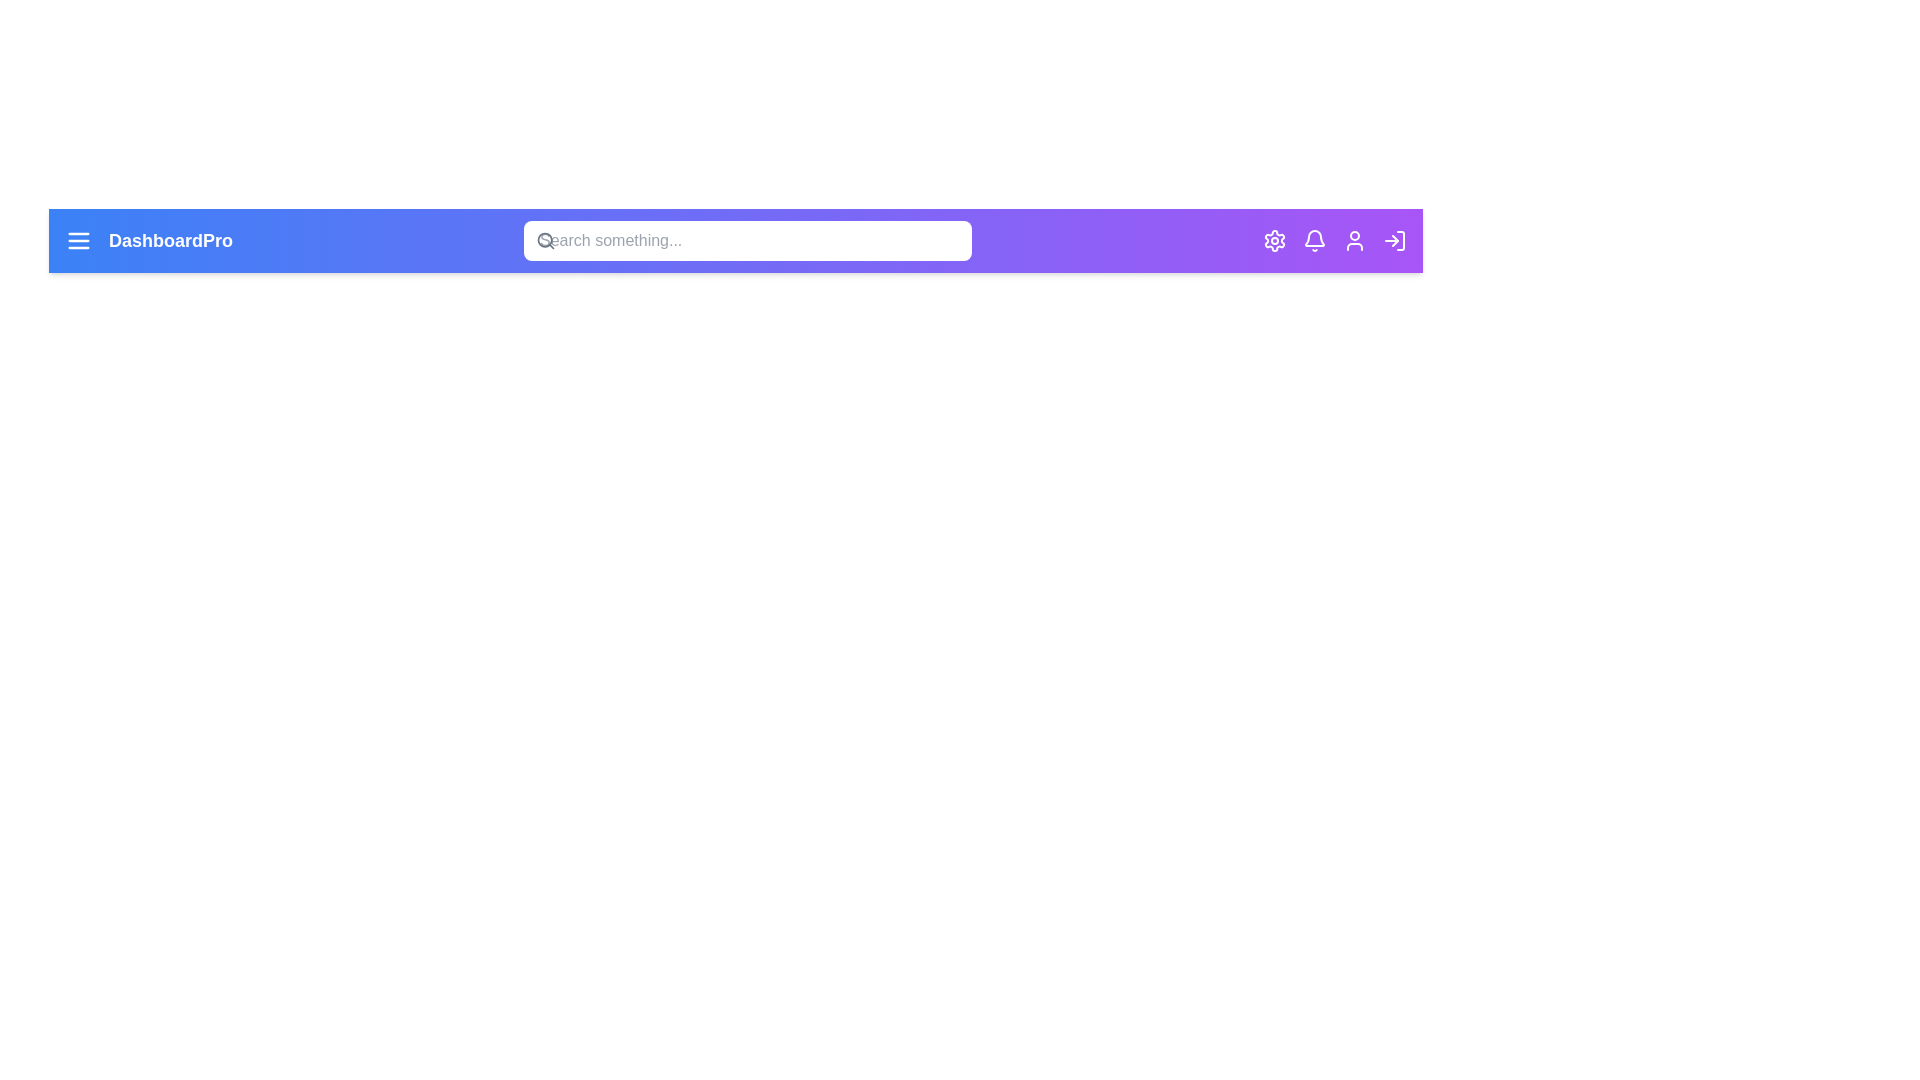 The width and height of the screenshot is (1920, 1080). What do you see at coordinates (747, 239) in the screenshot?
I see `the search bar and type the text 'example query'` at bounding box center [747, 239].